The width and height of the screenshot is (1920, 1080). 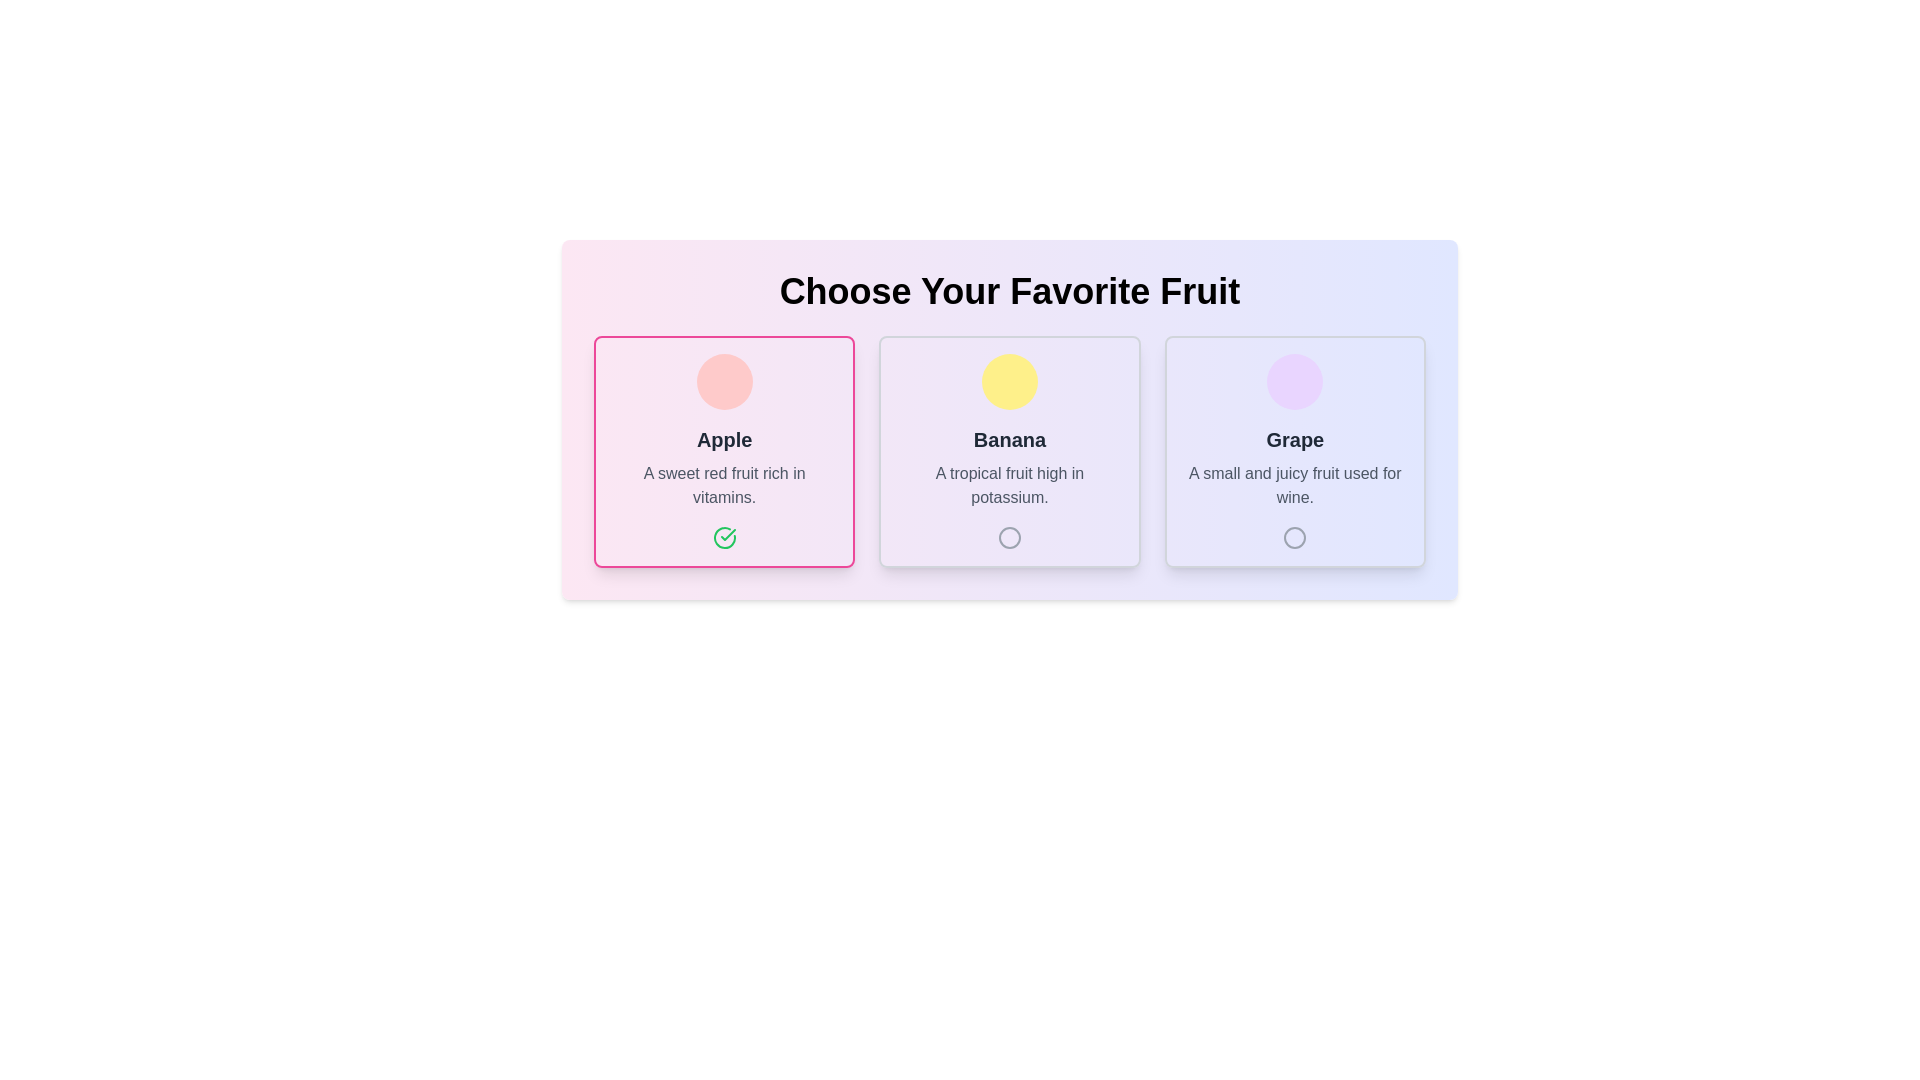 I want to click on text label displaying the word 'Banana' which is bold and centered under a yellow icon in the middle card of a three-card layout, so click(x=1009, y=438).